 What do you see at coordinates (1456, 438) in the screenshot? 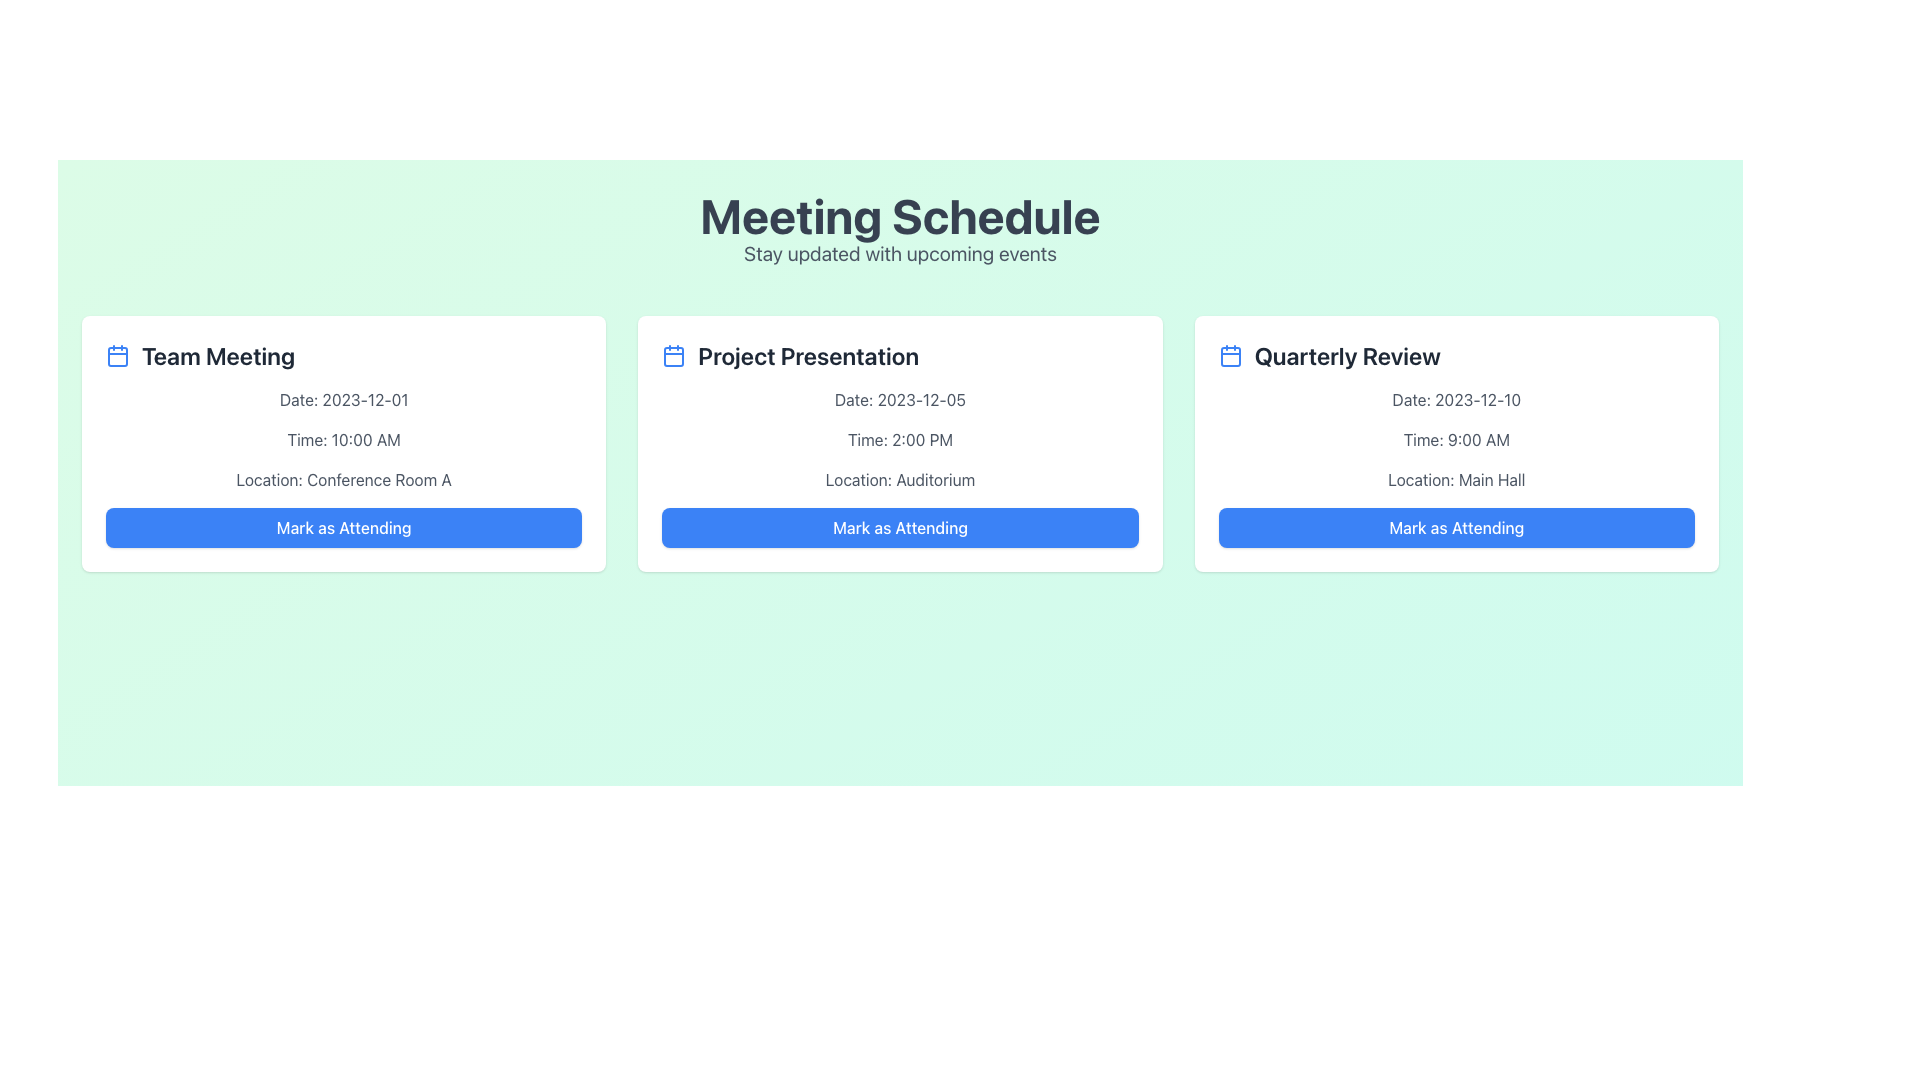
I see `the informational text label that displays the scheduled time for the 'Quarterly Review' event, which is located within the 'Quarterly Review' card, below the 'Date' text and above the 'Location' text` at bounding box center [1456, 438].